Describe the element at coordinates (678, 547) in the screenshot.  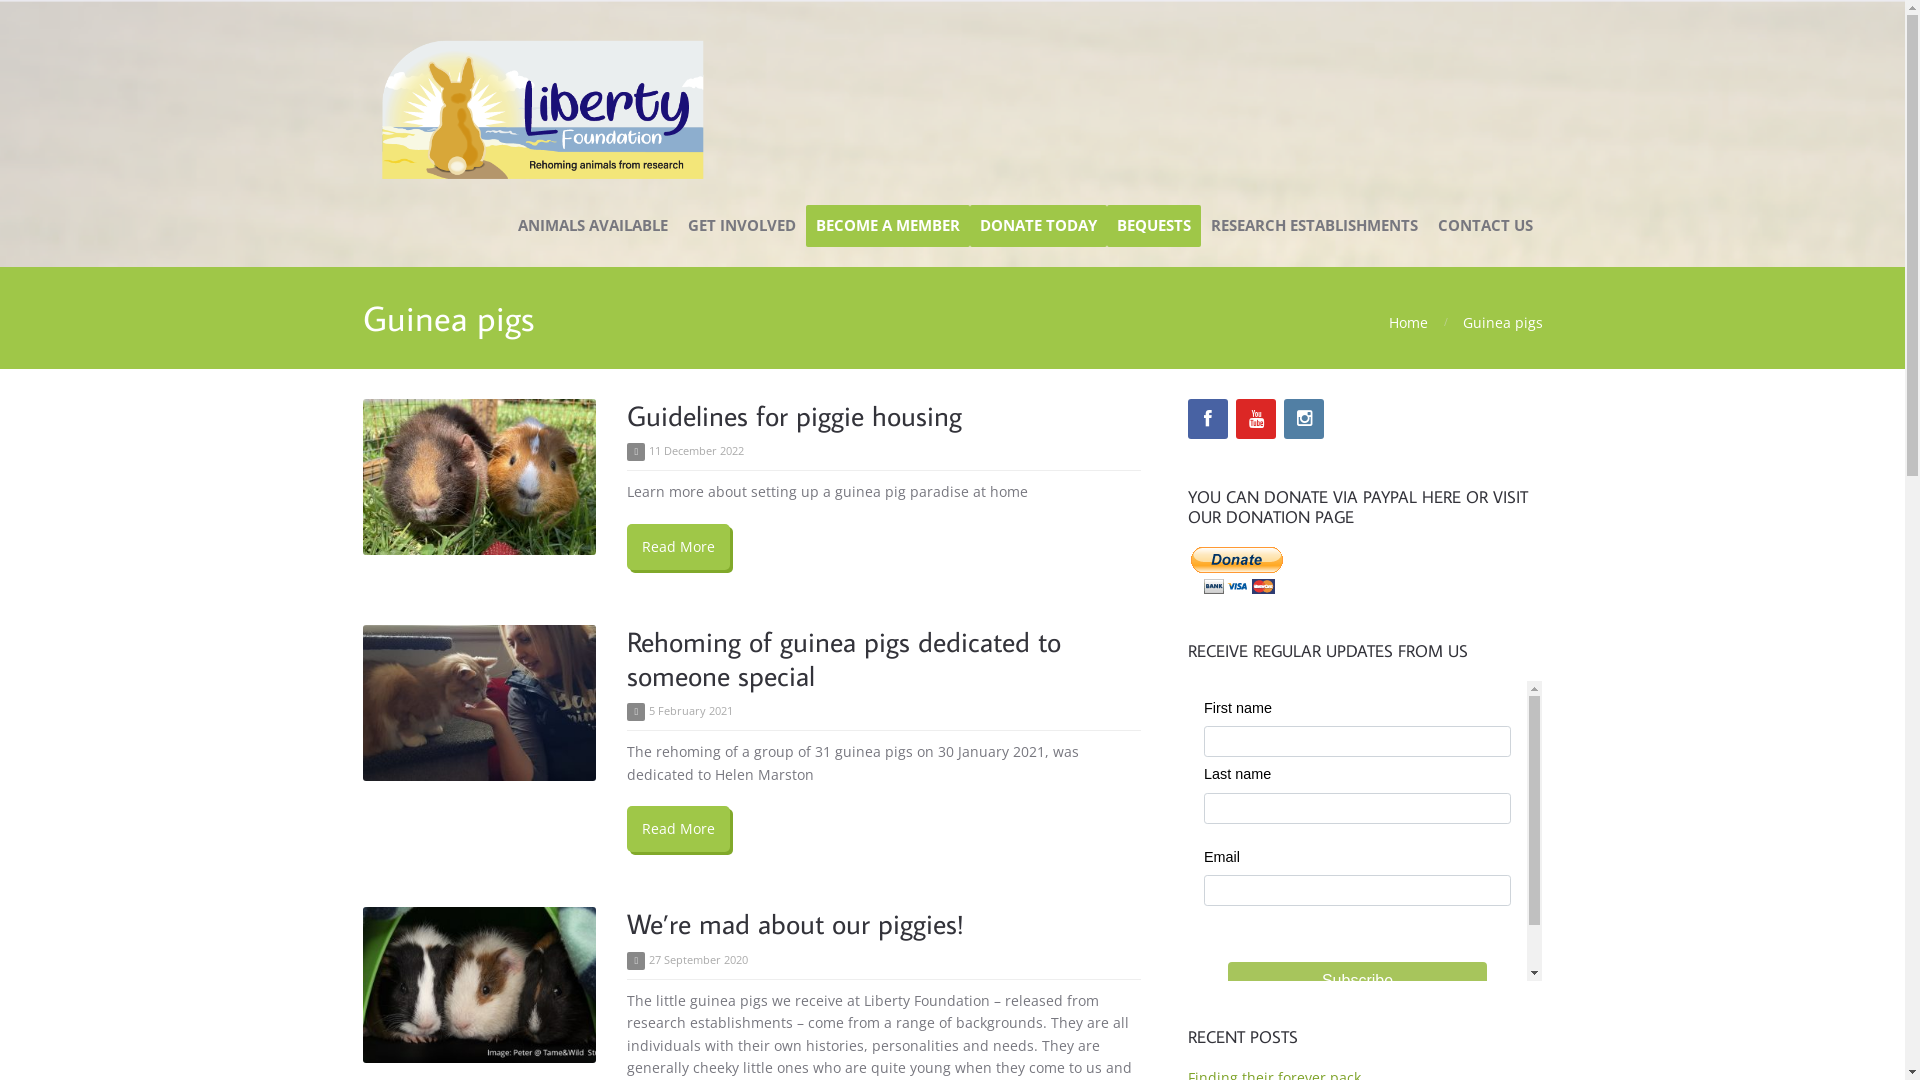
I see `'Read More'` at that location.